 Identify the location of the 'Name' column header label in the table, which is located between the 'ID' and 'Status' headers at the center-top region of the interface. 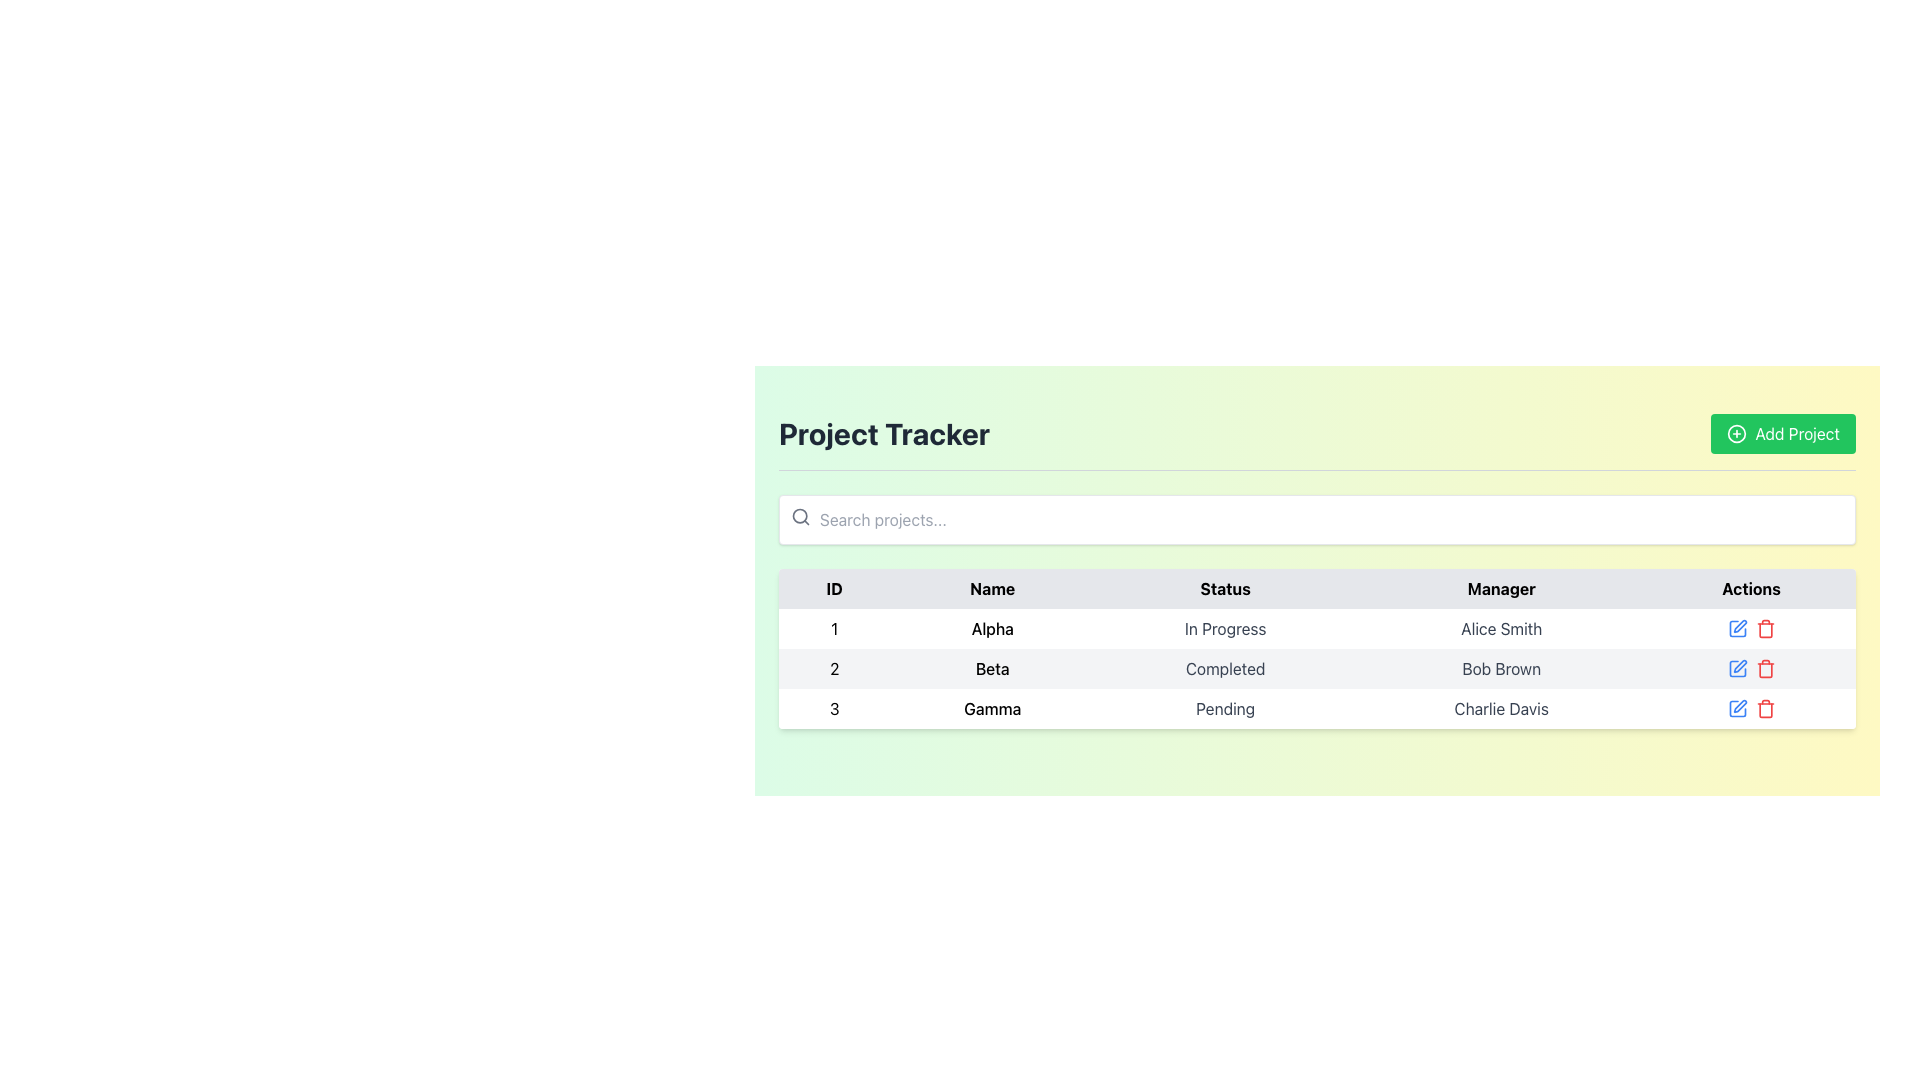
(992, 588).